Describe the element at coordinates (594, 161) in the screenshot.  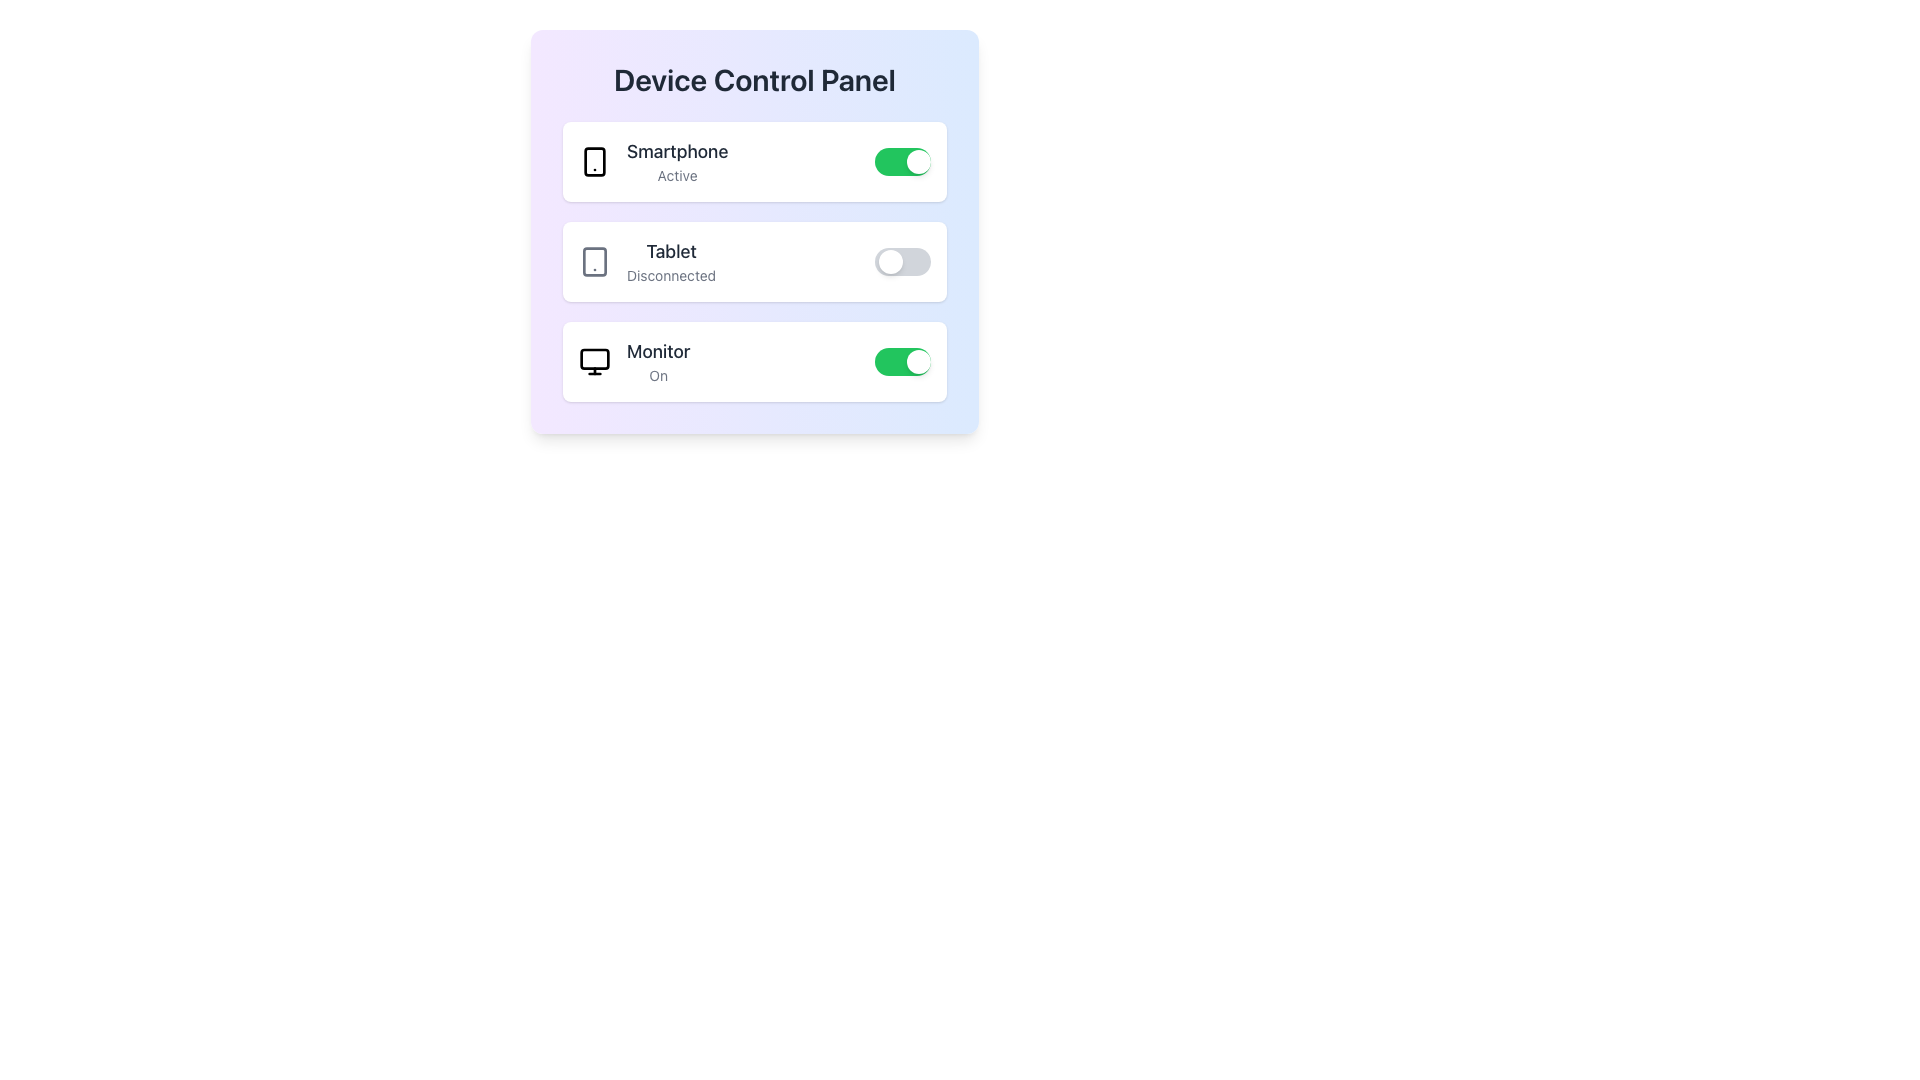
I see `the smartphone icon, which is a green line drawing with rounded corners located at the left side of the first entry in the device list of the control panel` at that location.